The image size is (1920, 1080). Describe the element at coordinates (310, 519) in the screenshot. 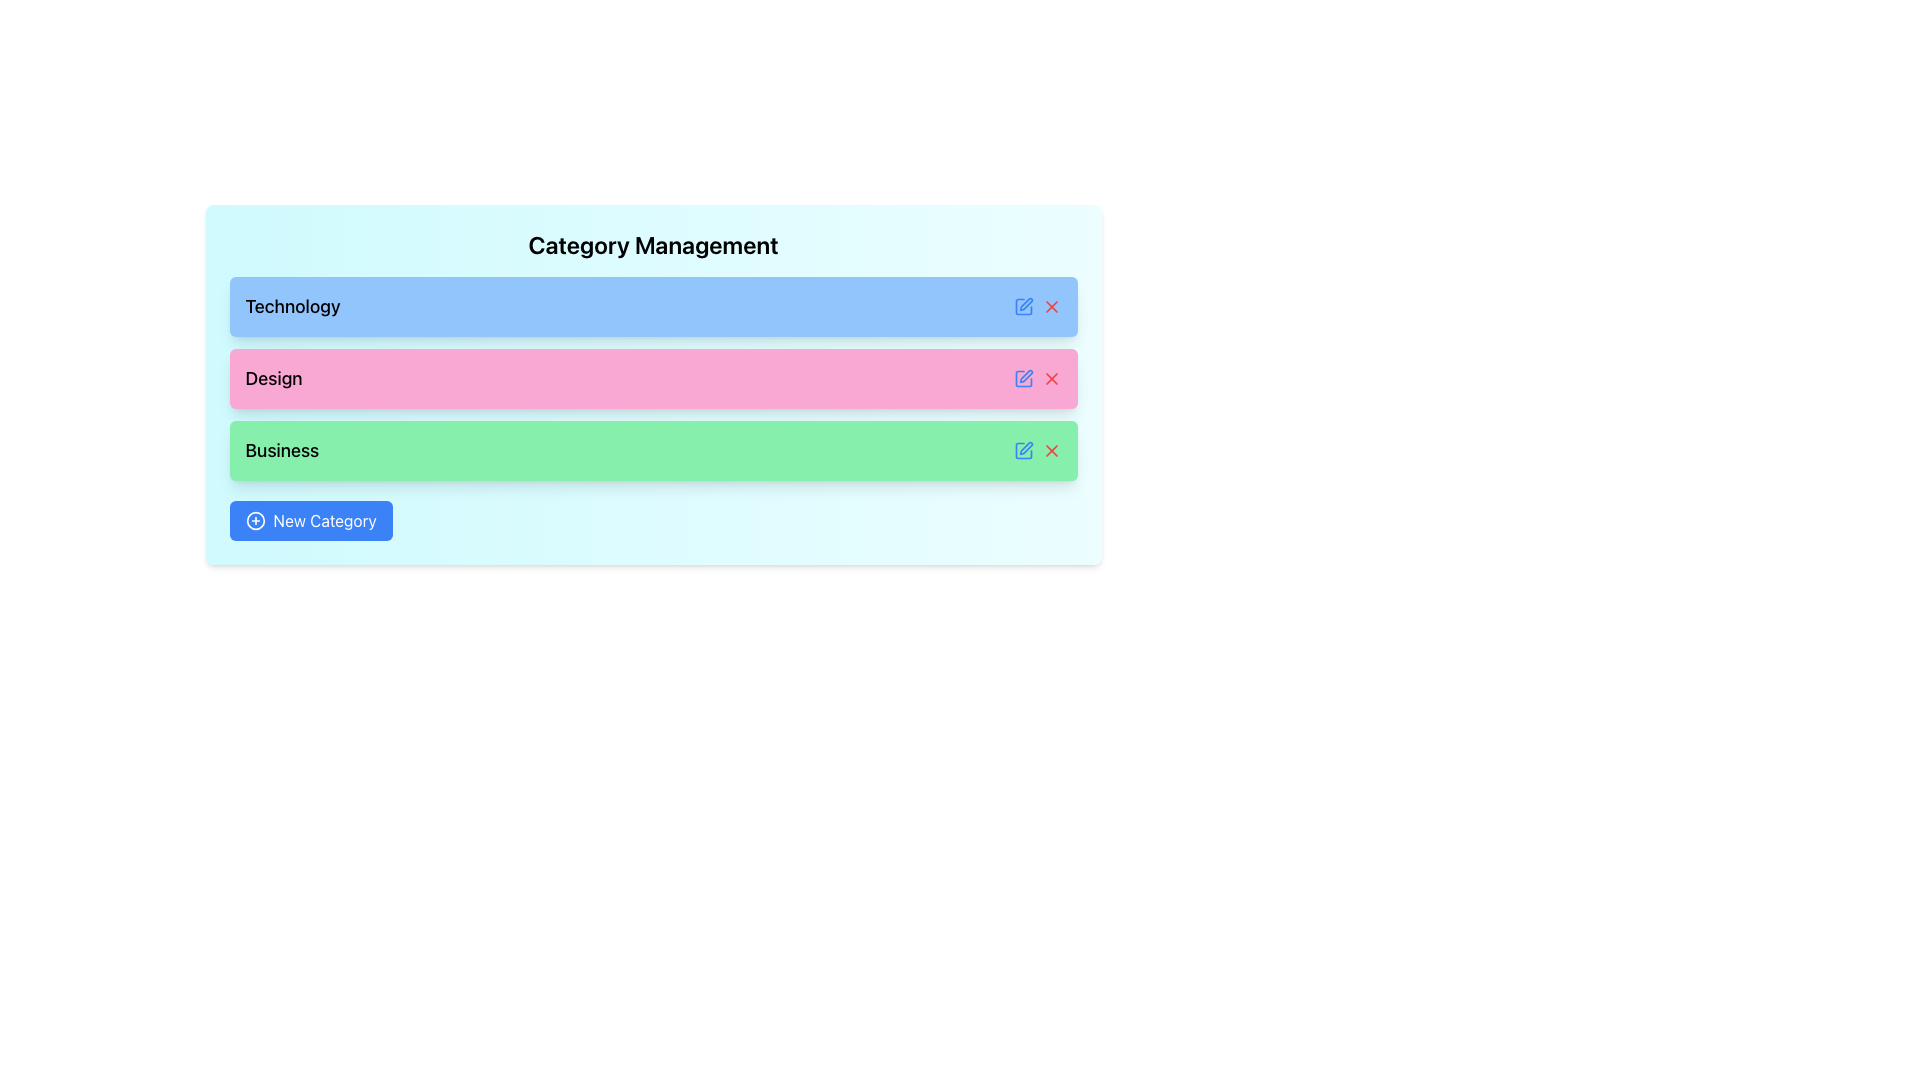

I see `the 'New Category' button with a blue background and white text to observe hover effects` at that location.